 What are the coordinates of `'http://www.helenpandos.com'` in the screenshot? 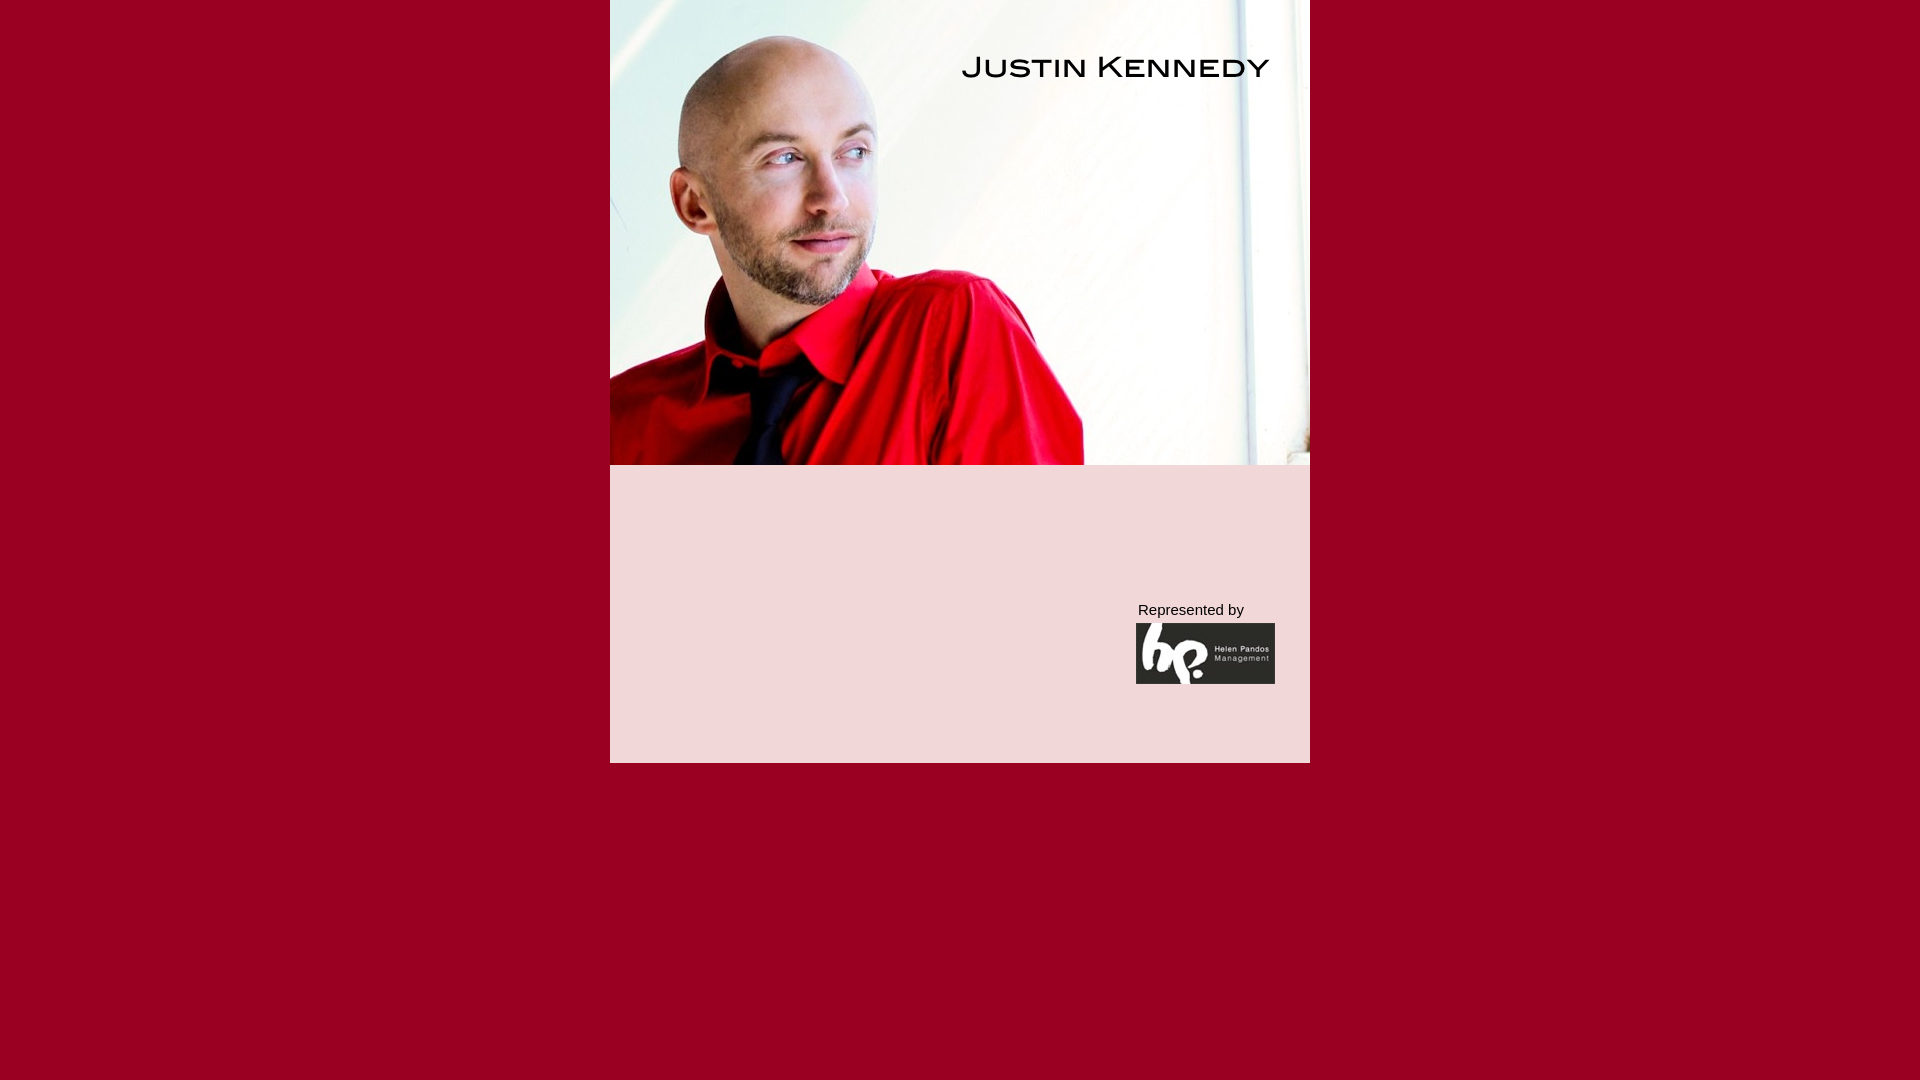 It's located at (1204, 677).